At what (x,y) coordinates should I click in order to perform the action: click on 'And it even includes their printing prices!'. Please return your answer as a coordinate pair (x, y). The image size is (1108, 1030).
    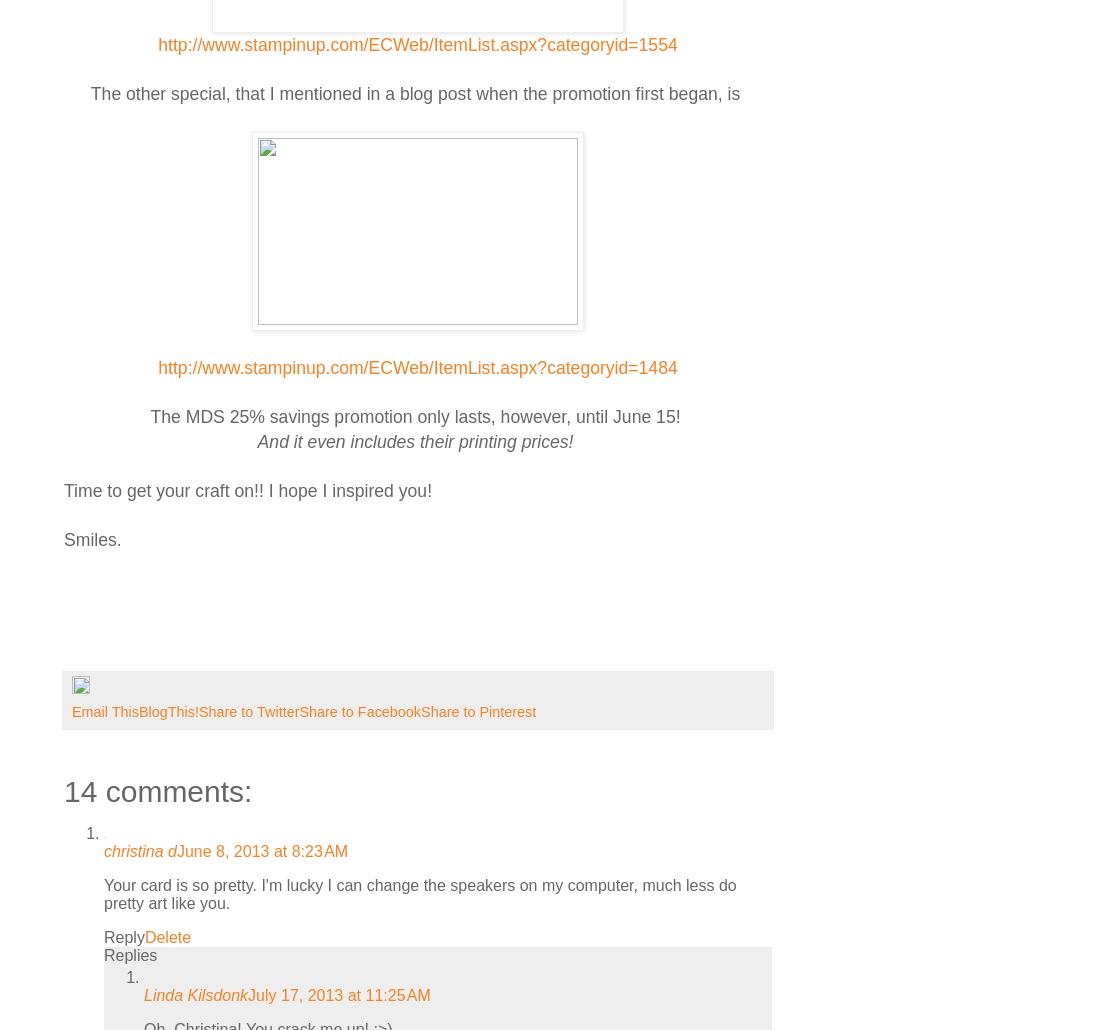
    Looking at the image, I should click on (416, 440).